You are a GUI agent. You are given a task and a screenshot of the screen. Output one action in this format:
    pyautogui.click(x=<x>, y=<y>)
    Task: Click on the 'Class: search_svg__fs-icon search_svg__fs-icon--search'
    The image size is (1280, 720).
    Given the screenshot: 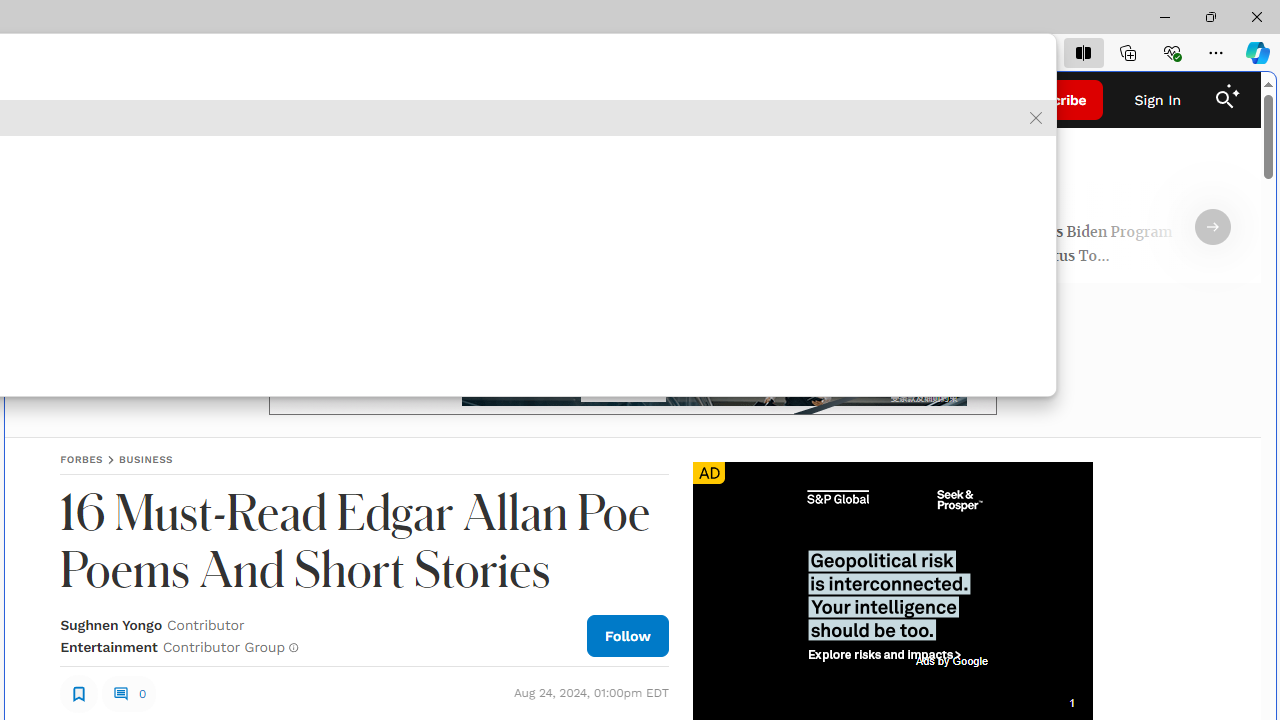 What is the action you would take?
    pyautogui.click(x=1223, y=100)
    